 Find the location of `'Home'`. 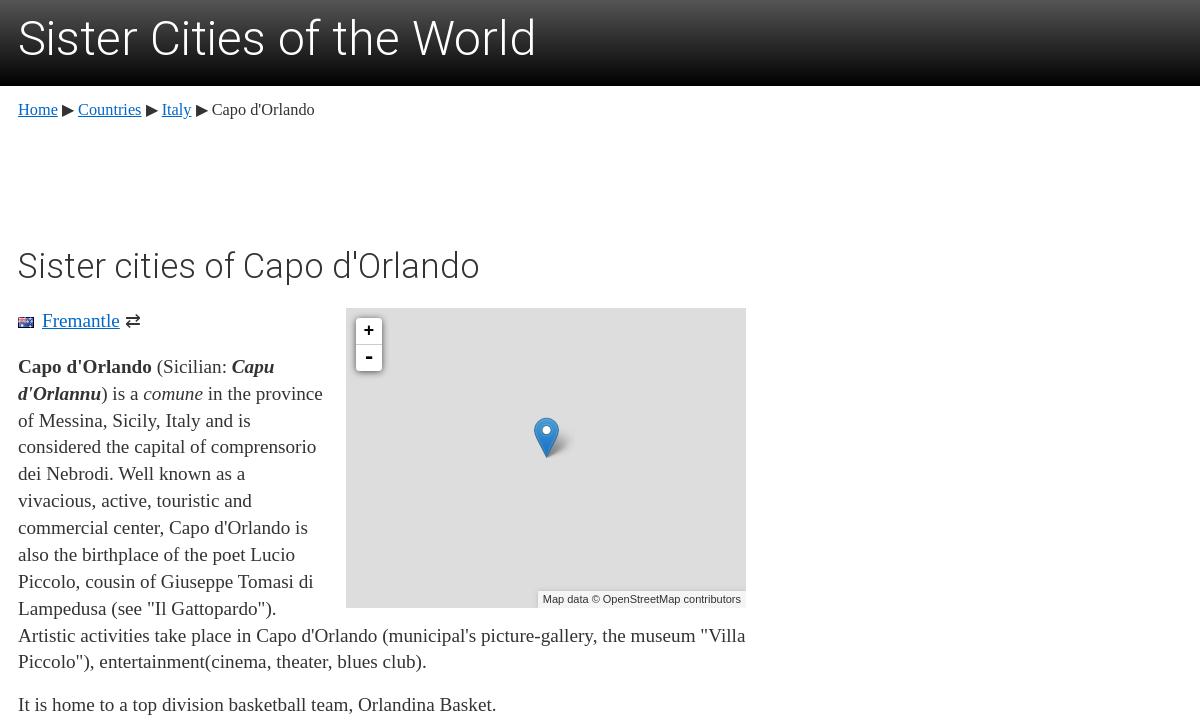

'Home' is located at coordinates (18, 107).